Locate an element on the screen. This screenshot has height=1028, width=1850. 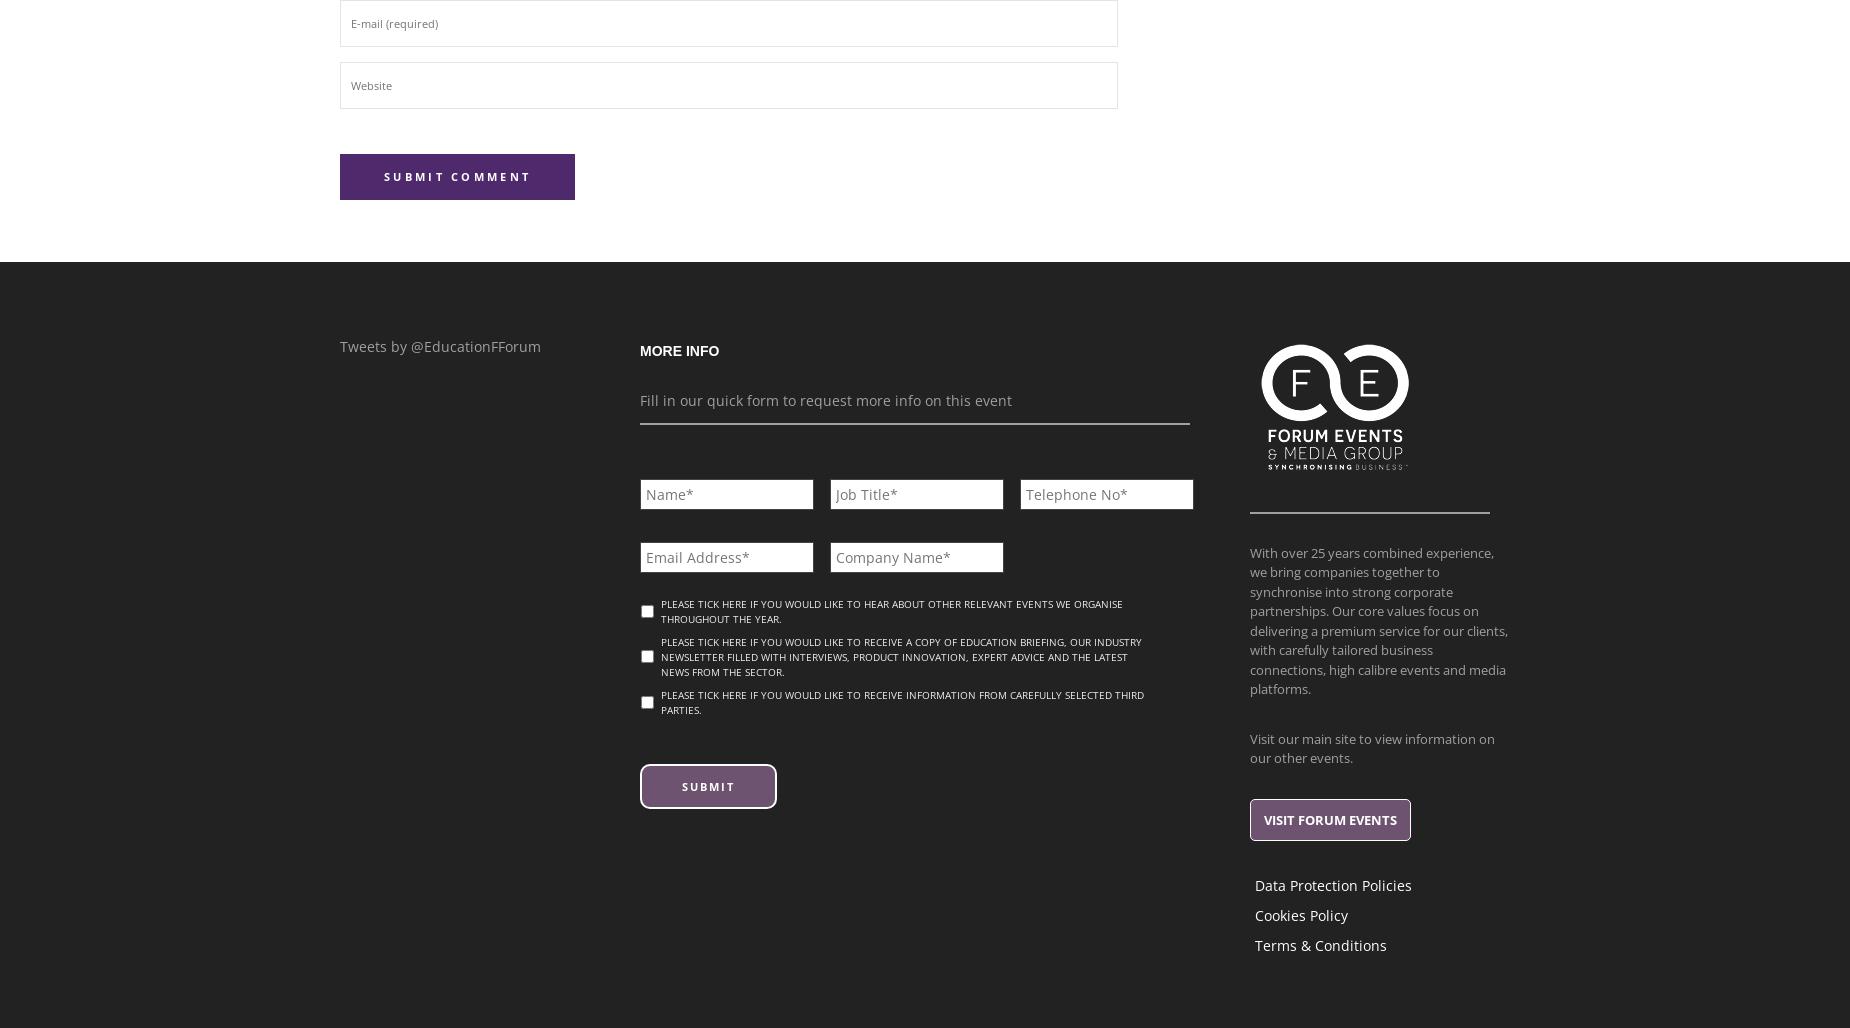
'More info' is located at coordinates (679, 349).